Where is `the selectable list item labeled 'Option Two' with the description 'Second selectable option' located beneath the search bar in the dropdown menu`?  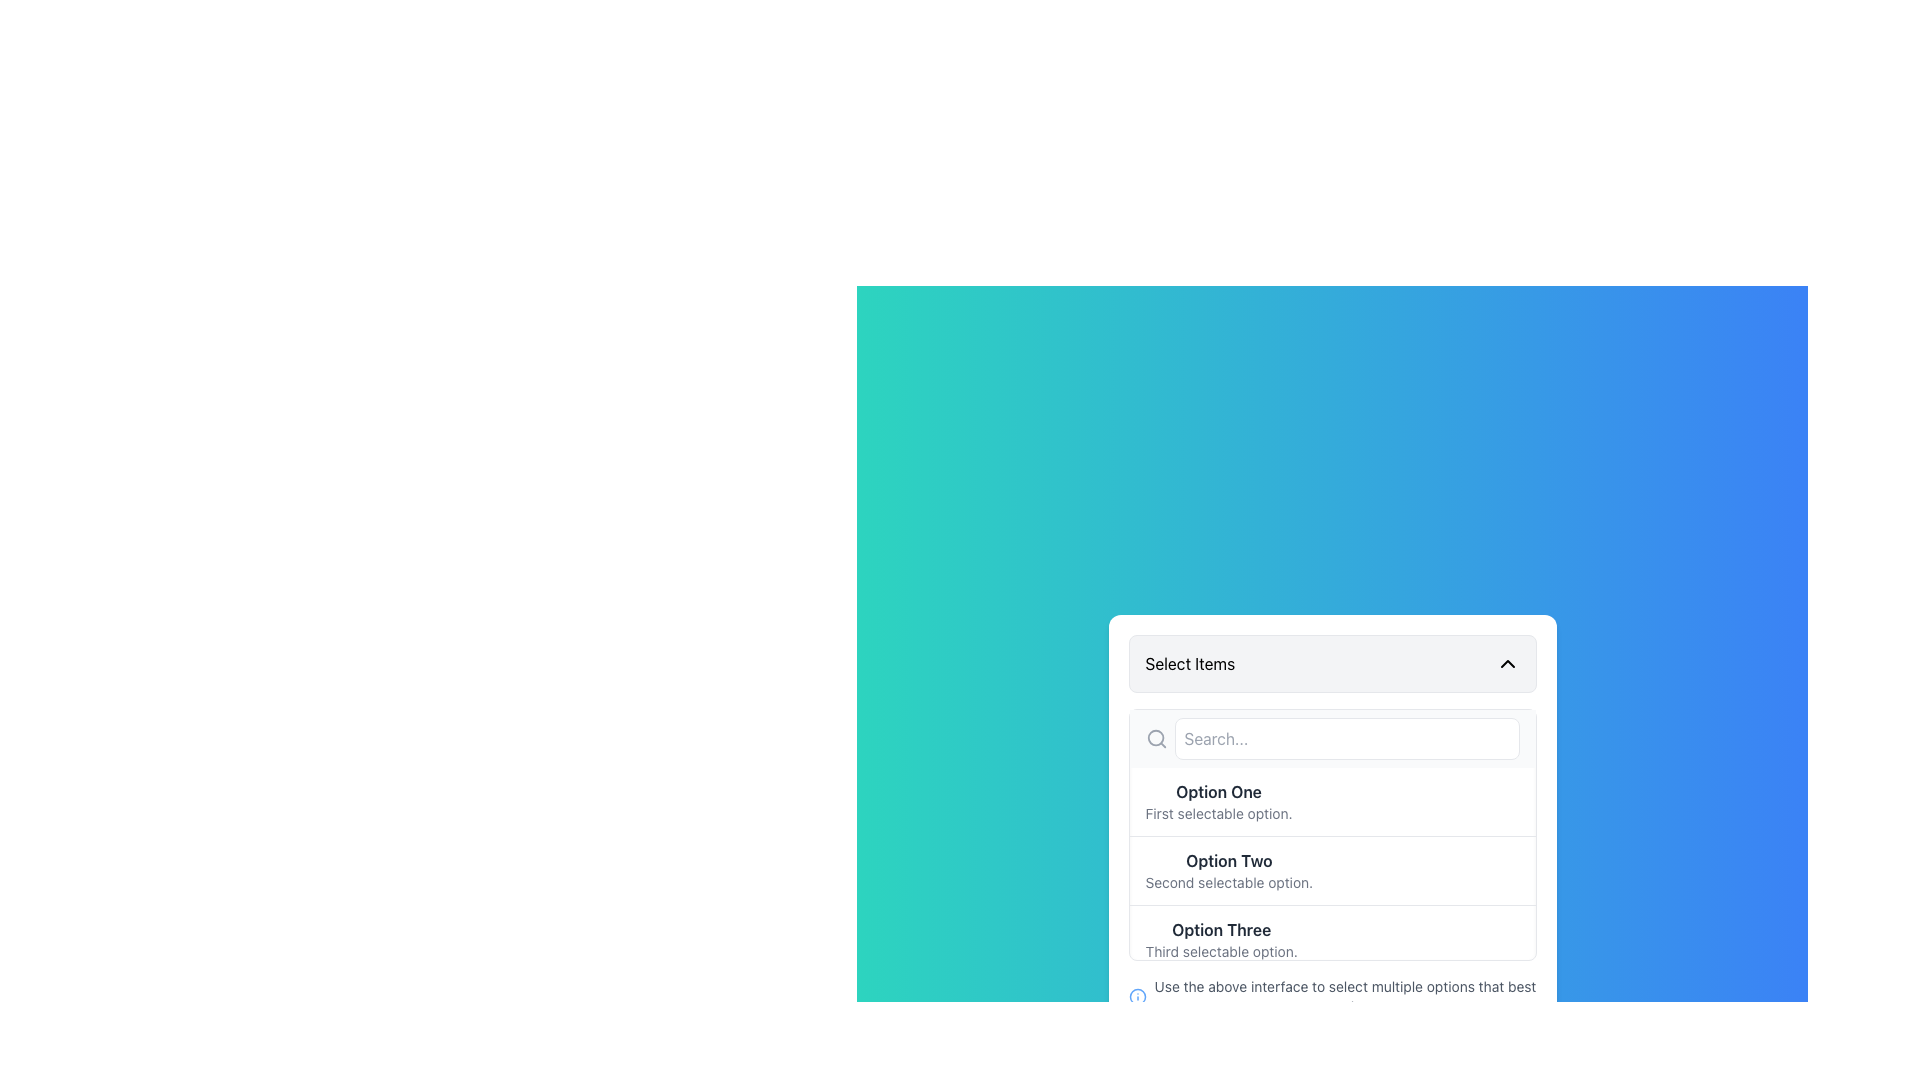 the selectable list item labeled 'Option Two' with the description 'Second selectable option' located beneath the search bar in the dropdown menu is located at coordinates (1332, 863).